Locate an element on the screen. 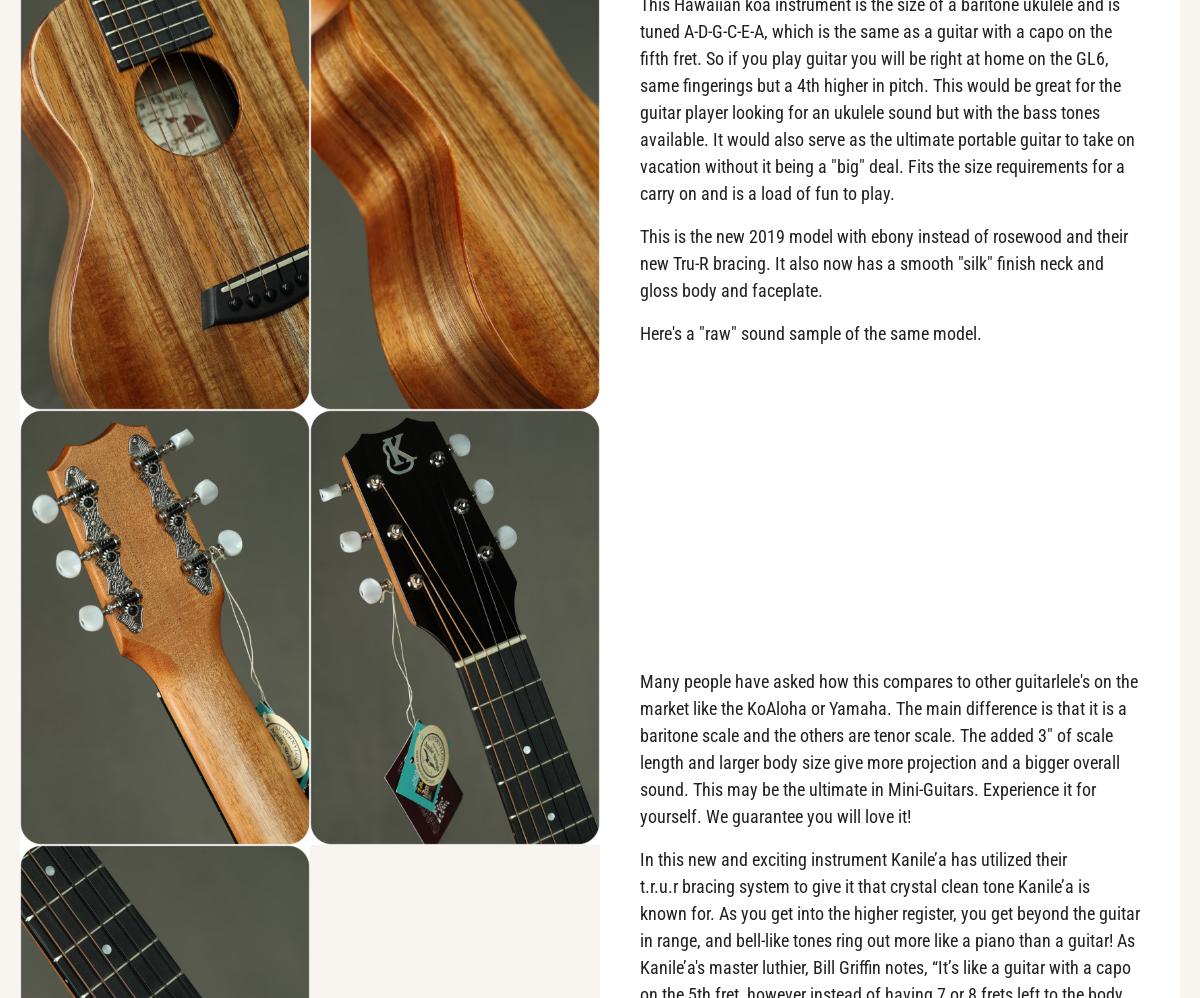 The width and height of the screenshot is (1200, 998). 'Final Cleanup:' is located at coordinates (108, 901).